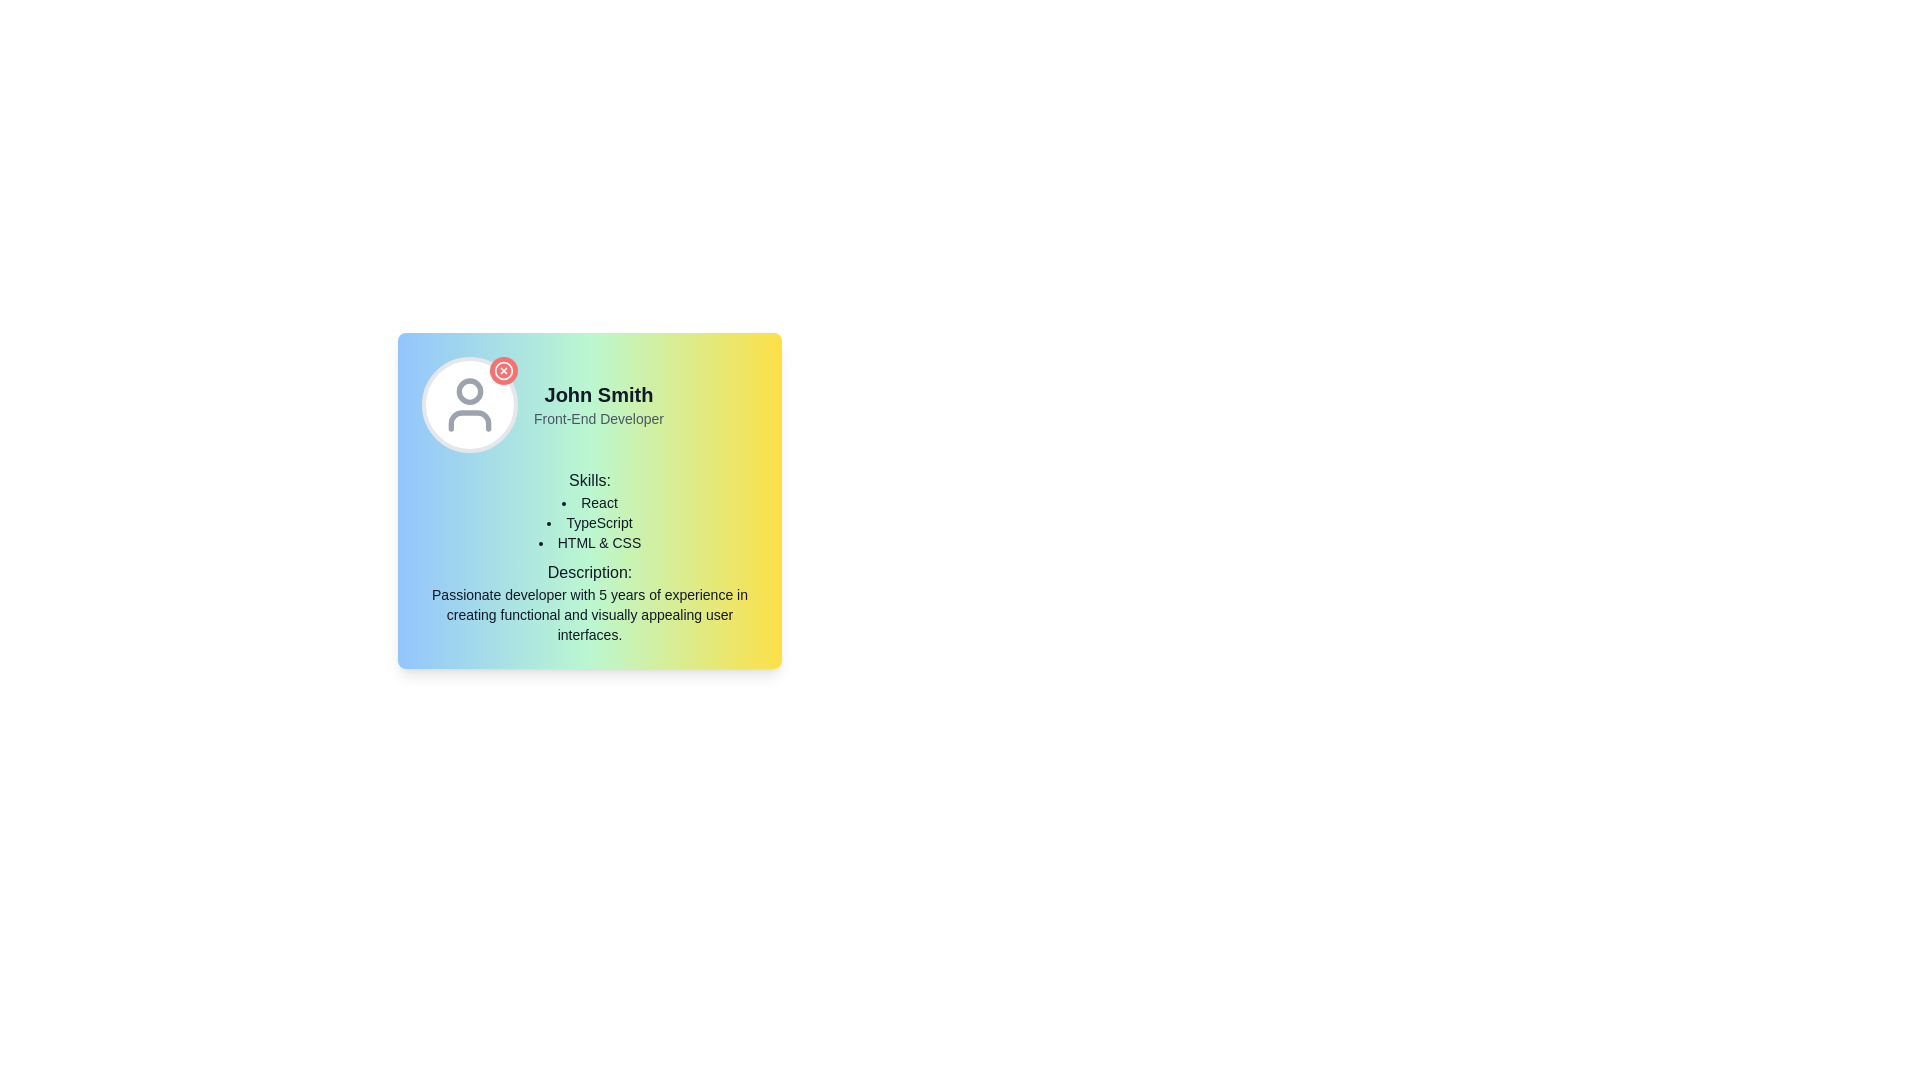  Describe the element at coordinates (504, 370) in the screenshot. I see `the interactive action button located at the top-right corner of the profile card, above the title 'John Smith'` at that location.